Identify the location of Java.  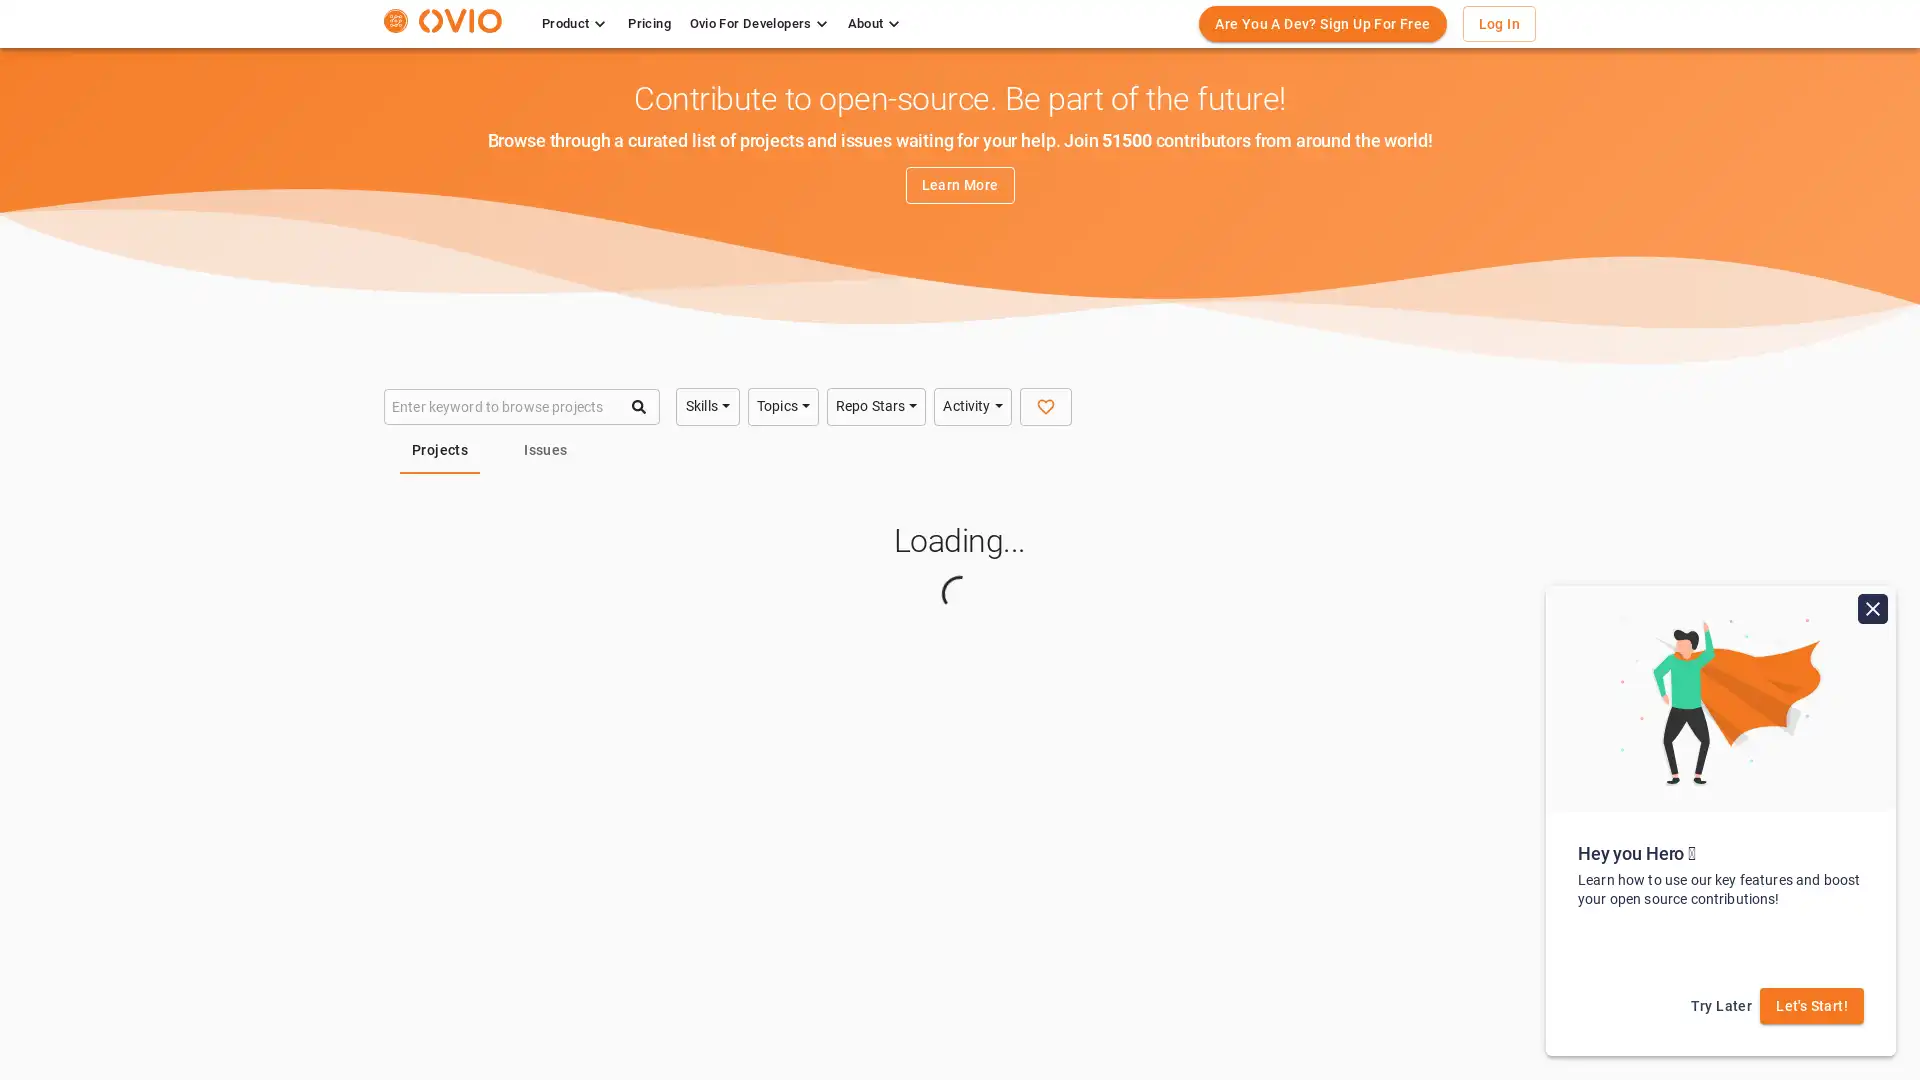
(727, 854).